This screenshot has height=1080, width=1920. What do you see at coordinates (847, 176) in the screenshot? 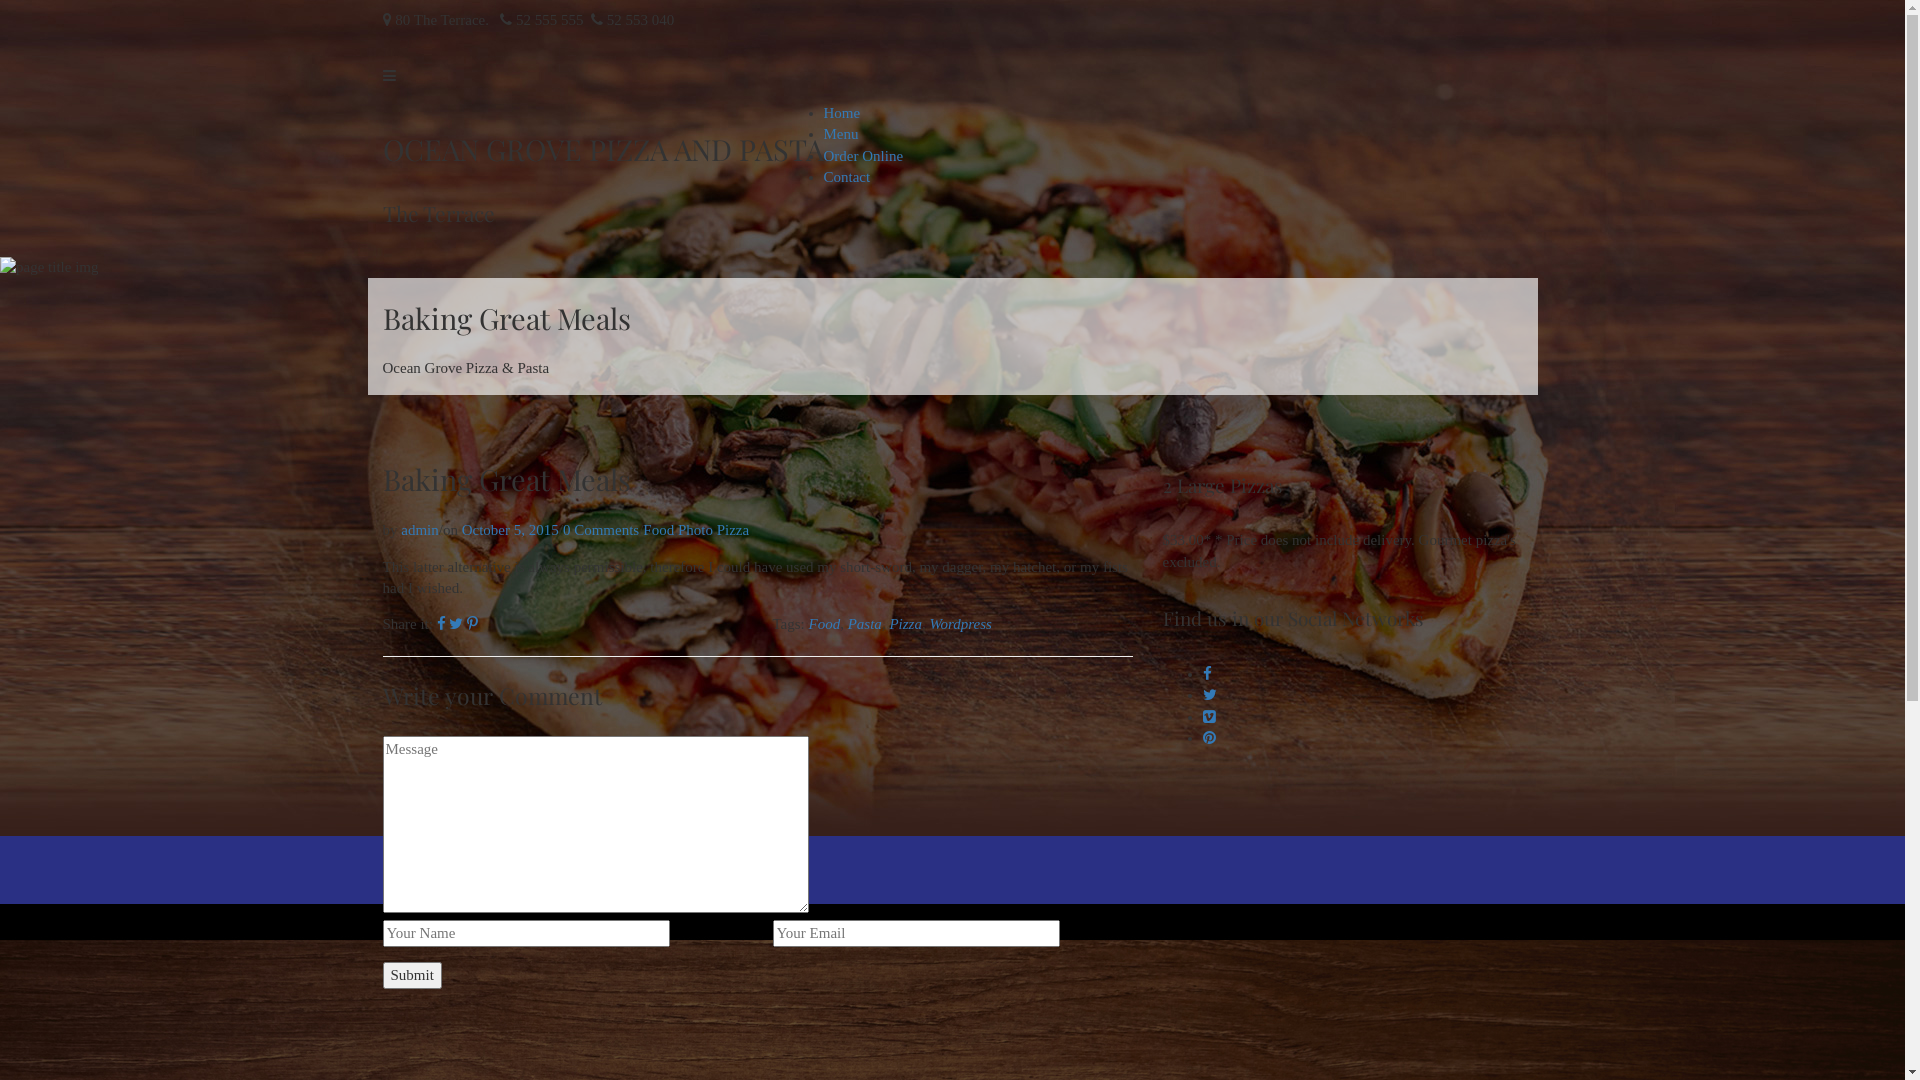
I see `'Contact'` at bounding box center [847, 176].